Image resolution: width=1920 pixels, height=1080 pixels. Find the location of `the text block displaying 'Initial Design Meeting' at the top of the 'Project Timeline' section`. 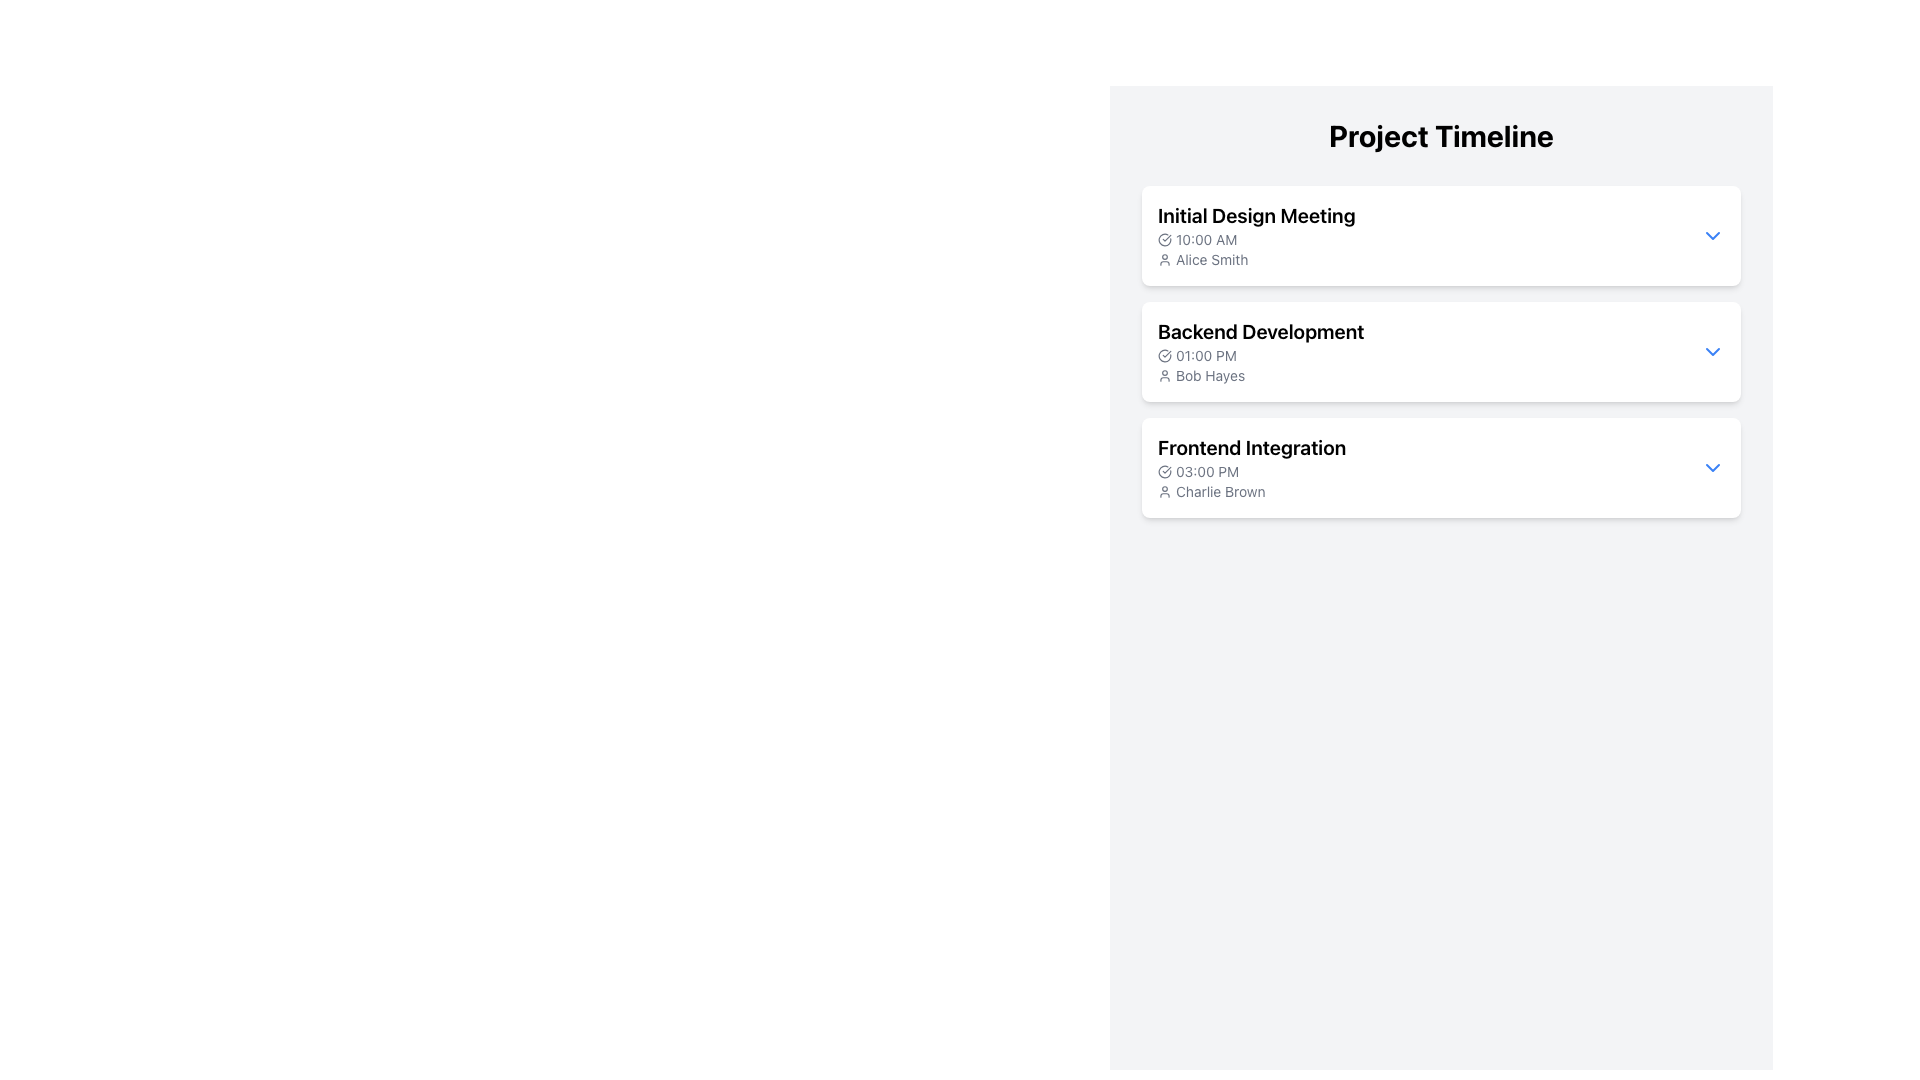

the text block displaying 'Initial Design Meeting' at the top of the 'Project Timeline' section is located at coordinates (1255, 234).